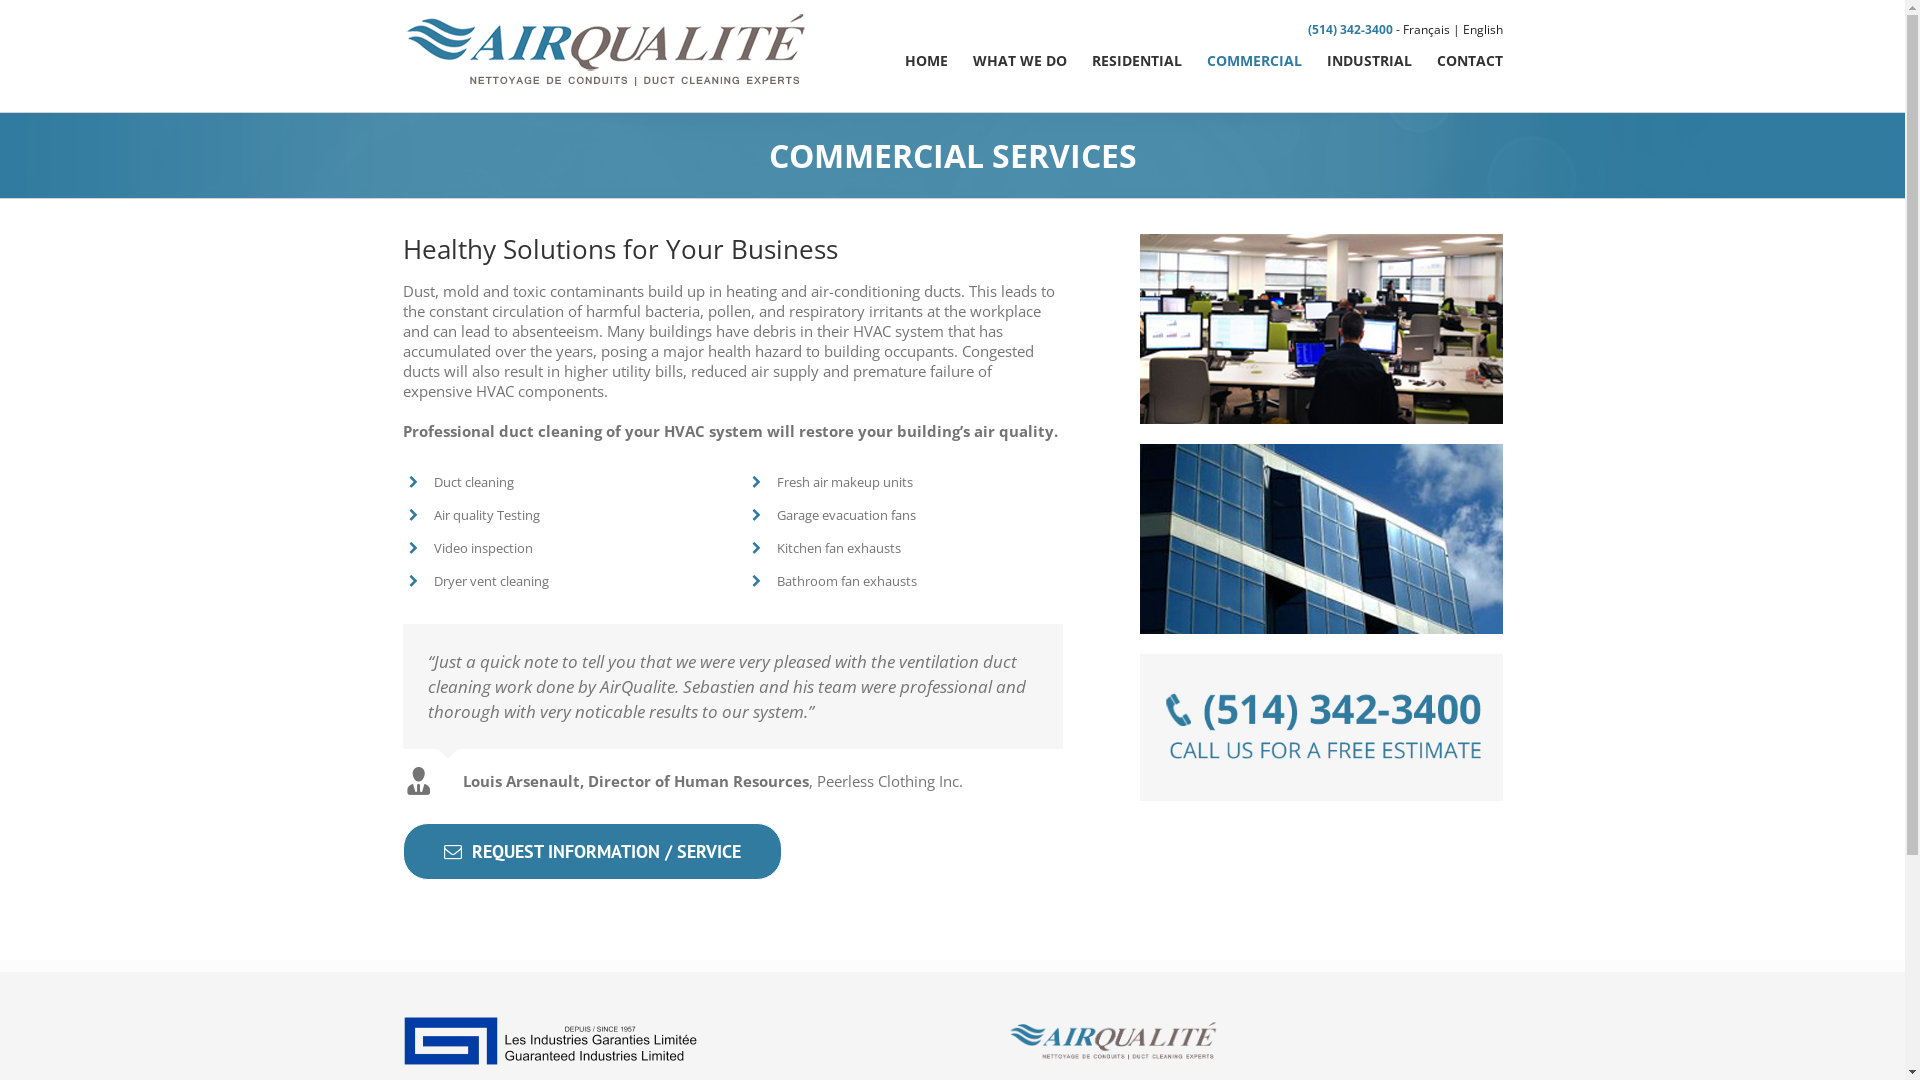  I want to click on 'English', so click(1482, 29).